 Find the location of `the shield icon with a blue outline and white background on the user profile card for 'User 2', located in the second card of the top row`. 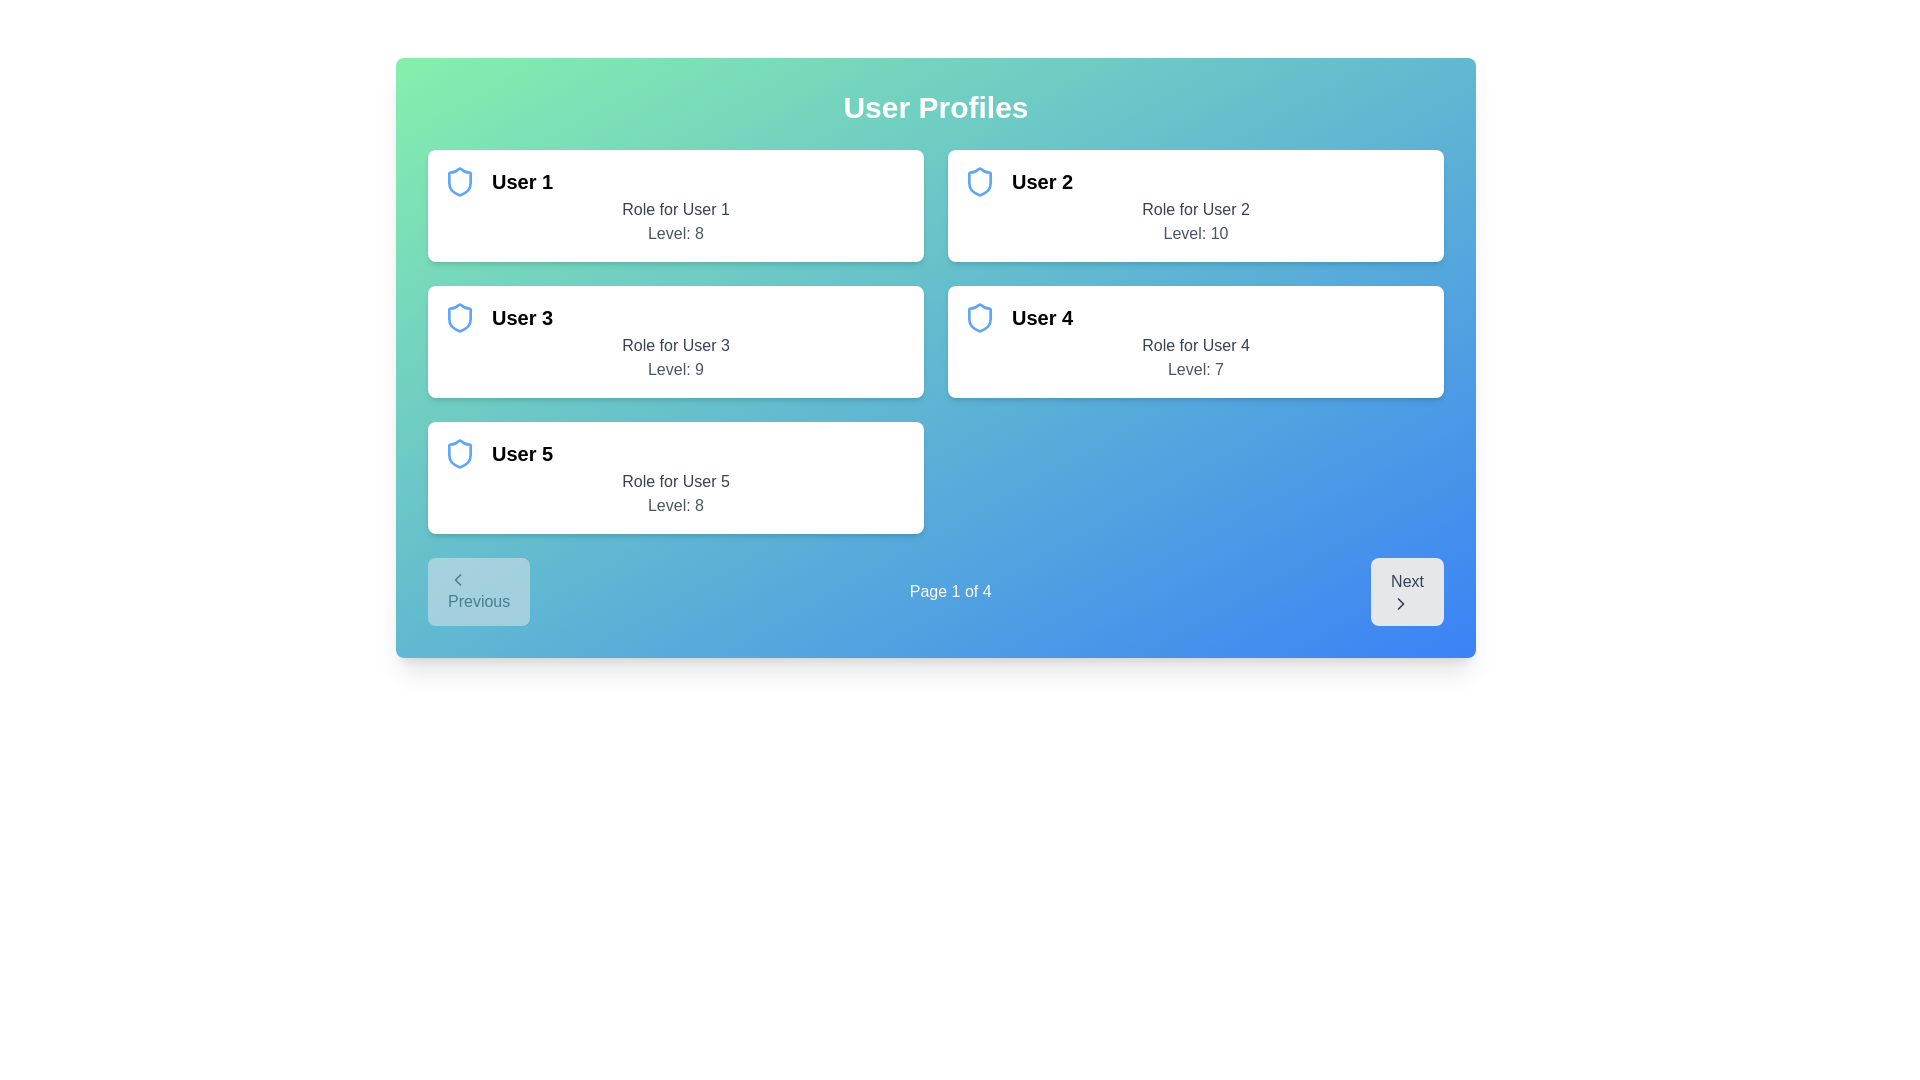

the shield icon with a blue outline and white background on the user profile card for 'User 2', located in the second card of the top row is located at coordinates (979, 181).